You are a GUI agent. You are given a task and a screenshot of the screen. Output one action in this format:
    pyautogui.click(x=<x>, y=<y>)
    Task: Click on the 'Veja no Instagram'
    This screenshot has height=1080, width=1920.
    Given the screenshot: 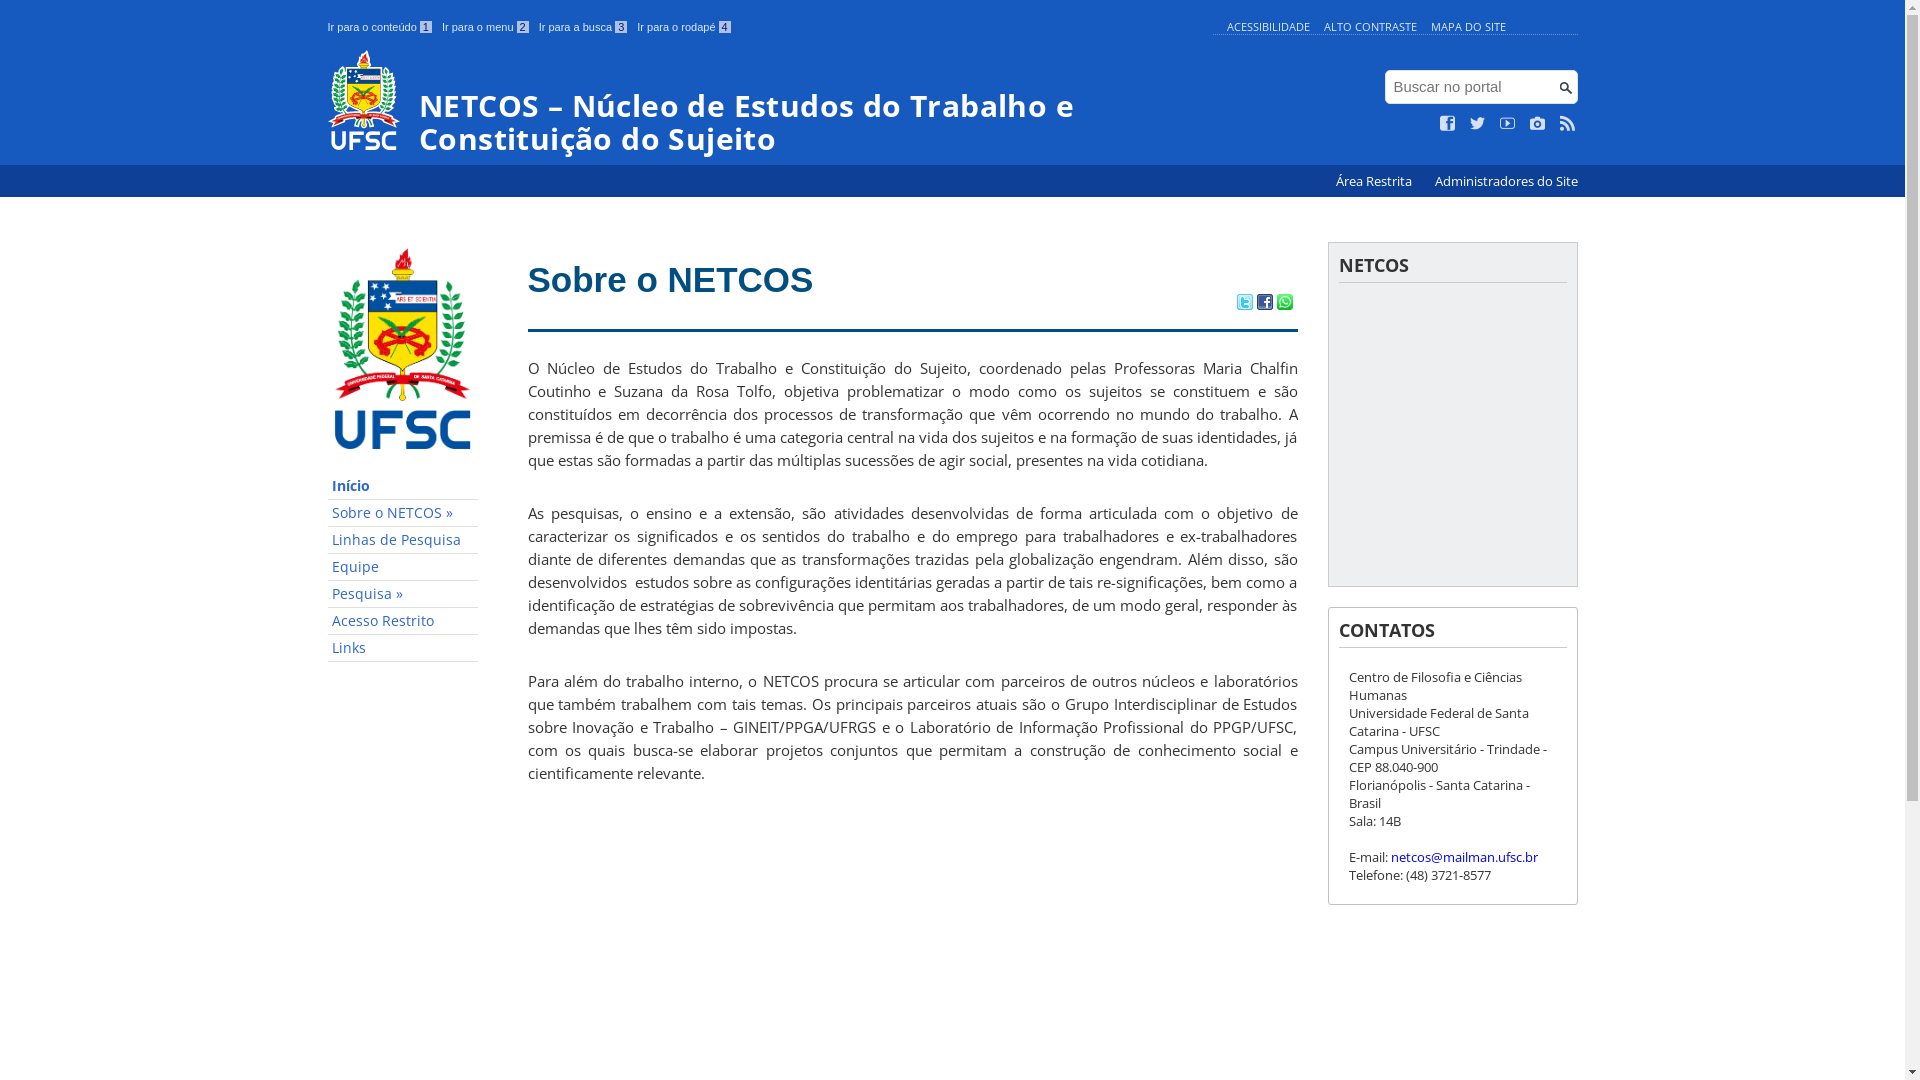 What is the action you would take?
    pyautogui.click(x=1536, y=123)
    